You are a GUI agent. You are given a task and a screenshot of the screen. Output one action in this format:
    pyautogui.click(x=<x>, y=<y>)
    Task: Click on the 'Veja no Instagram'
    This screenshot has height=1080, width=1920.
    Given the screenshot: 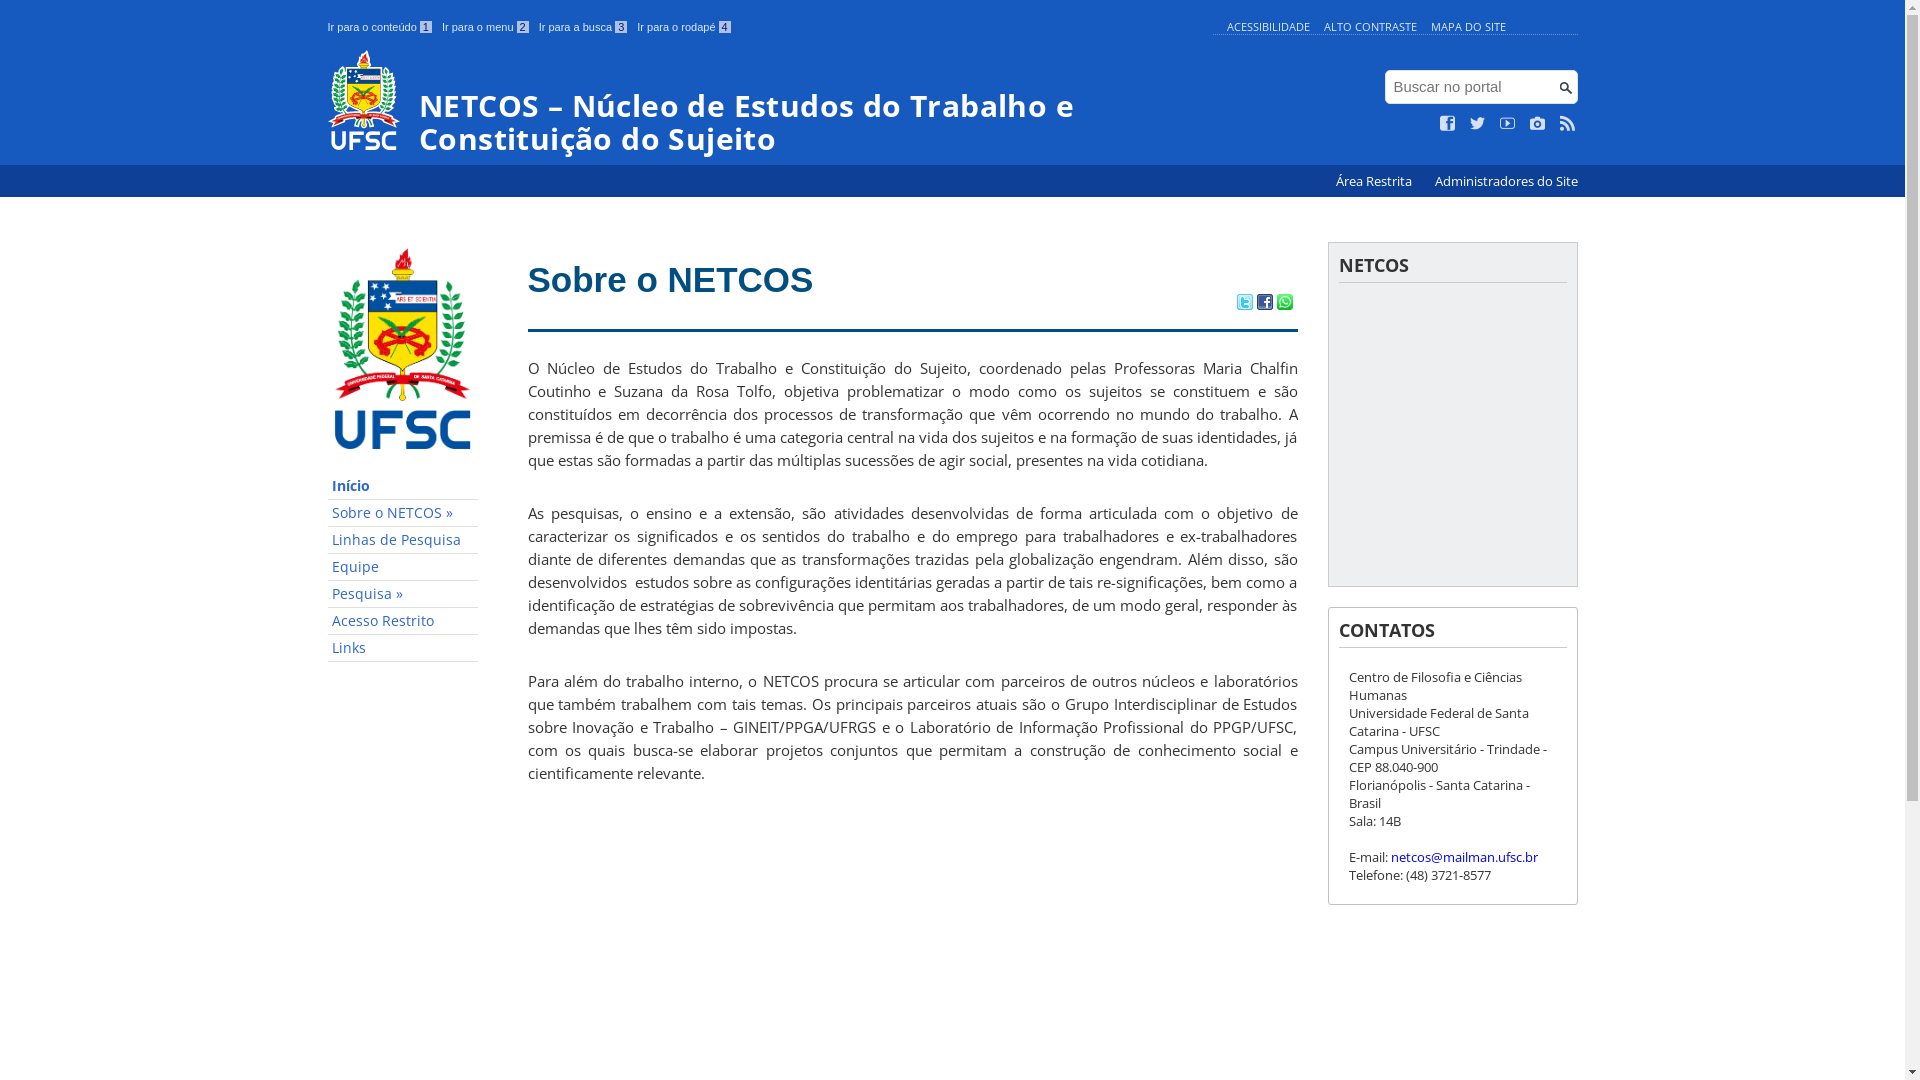 What is the action you would take?
    pyautogui.click(x=1536, y=123)
    